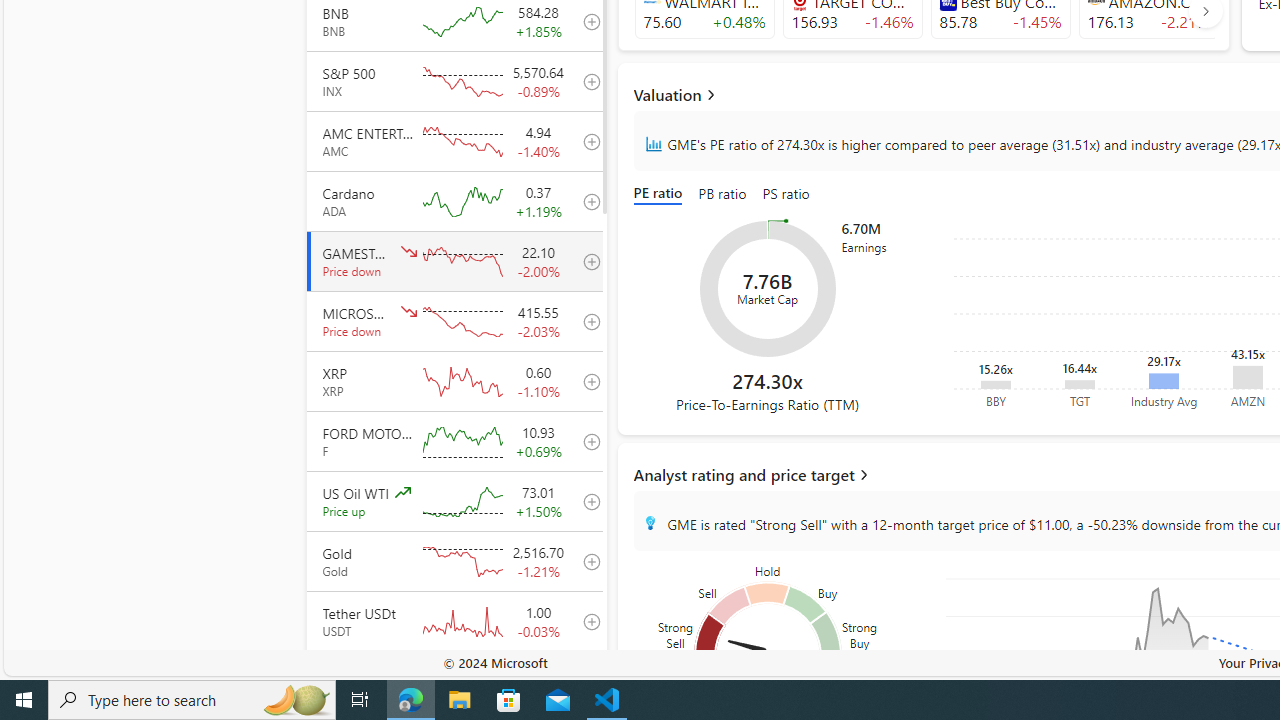 Image resolution: width=1280 pixels, height=720 pixels. I want to click on 'PE ratio', so click(662, 195).